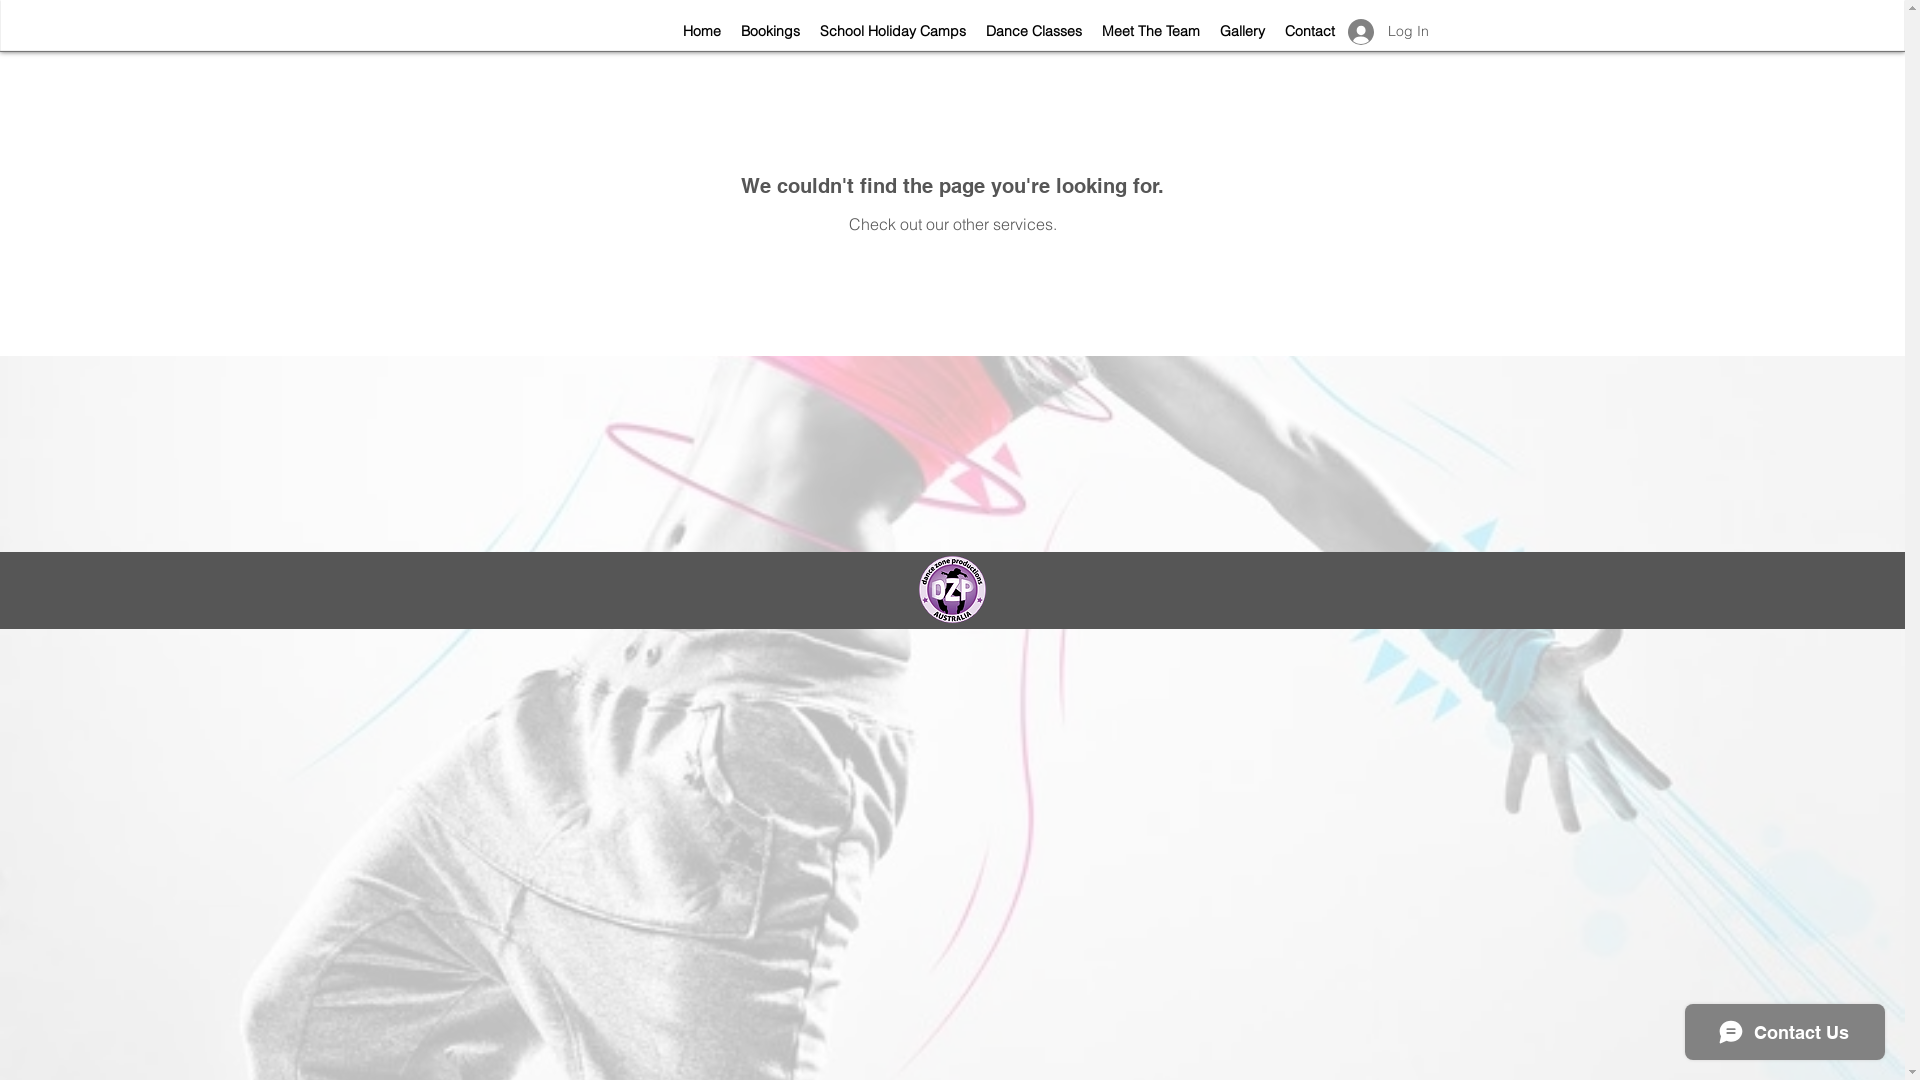 This screenshot has height=1080, width=1920. I want to click on 'Meet The Team', so click(1151, 31).